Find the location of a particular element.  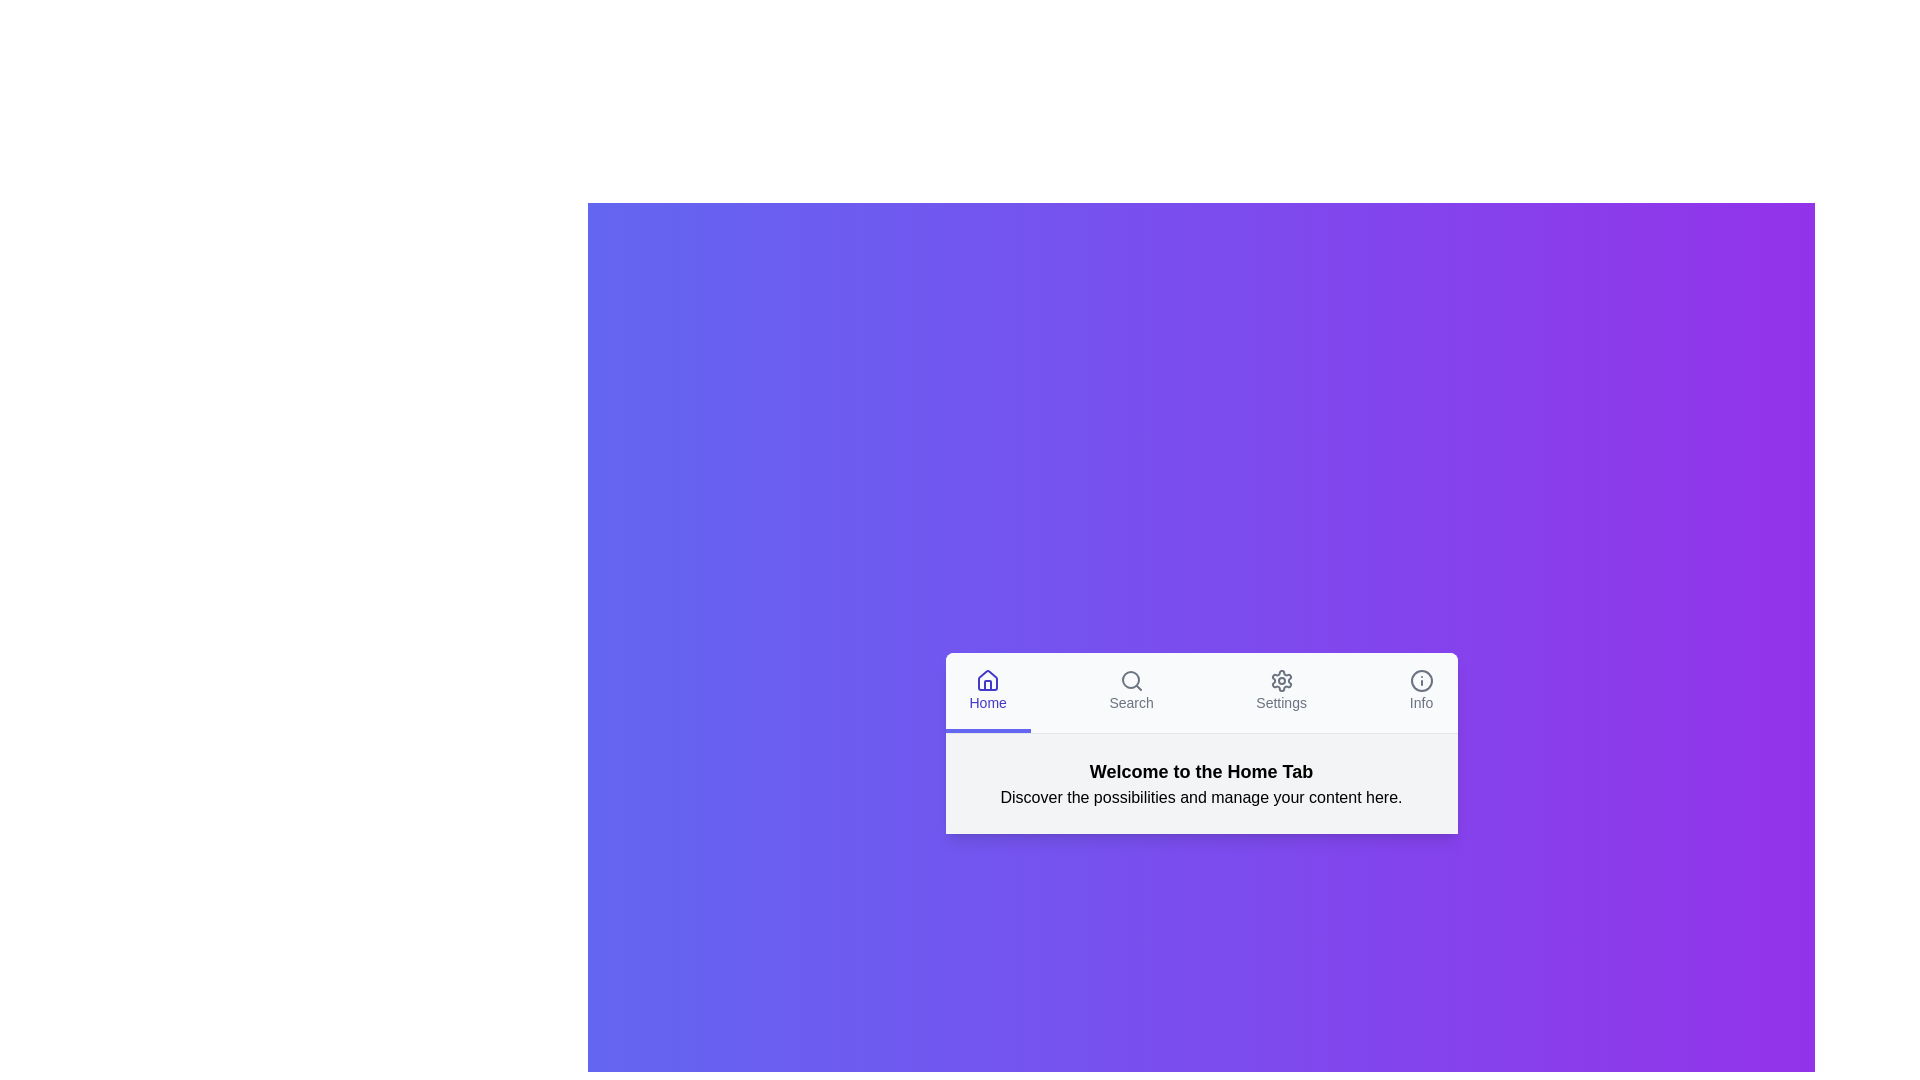

the Text Display Section that has a light gray background and contains the text 'Welcome to the Home Tab' and 'Discover the possibilities and manage your content here.' is located at coordinates (1200, 782).